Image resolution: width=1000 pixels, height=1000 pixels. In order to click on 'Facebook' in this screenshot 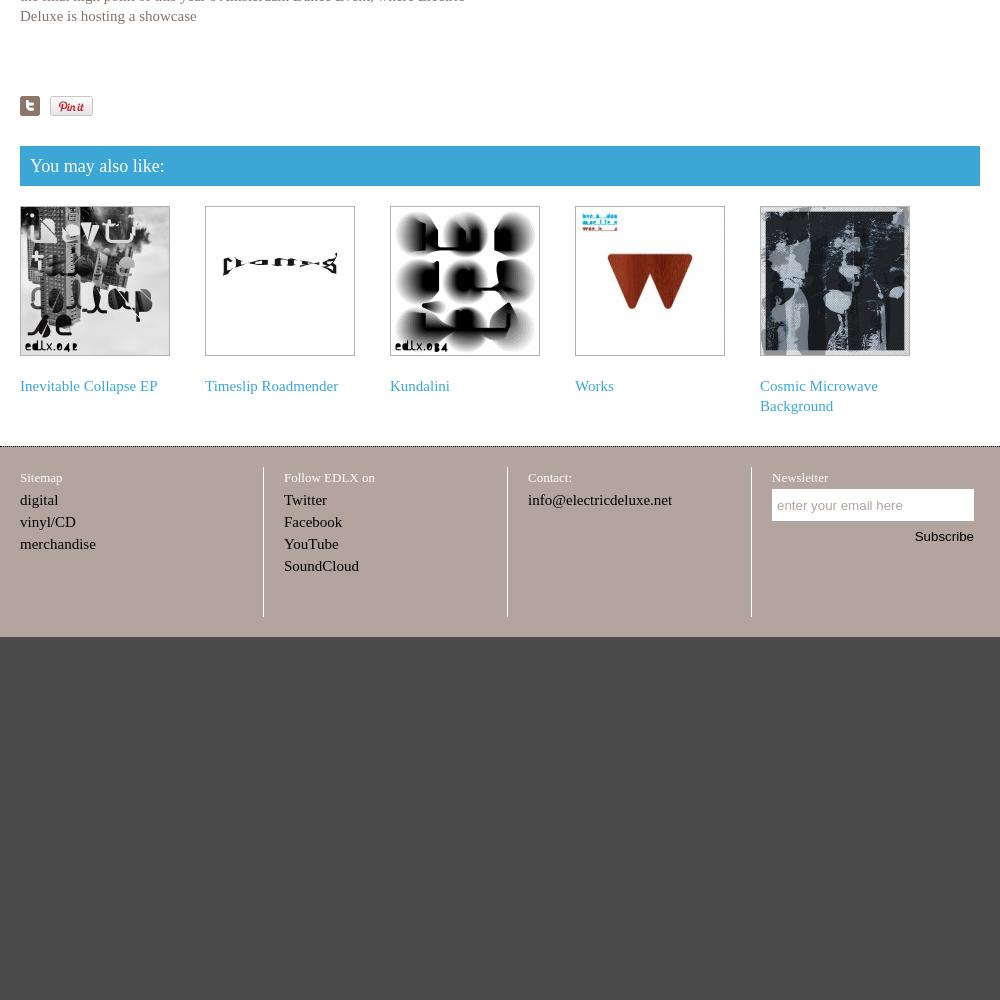, I will do `click(312, 522)`.